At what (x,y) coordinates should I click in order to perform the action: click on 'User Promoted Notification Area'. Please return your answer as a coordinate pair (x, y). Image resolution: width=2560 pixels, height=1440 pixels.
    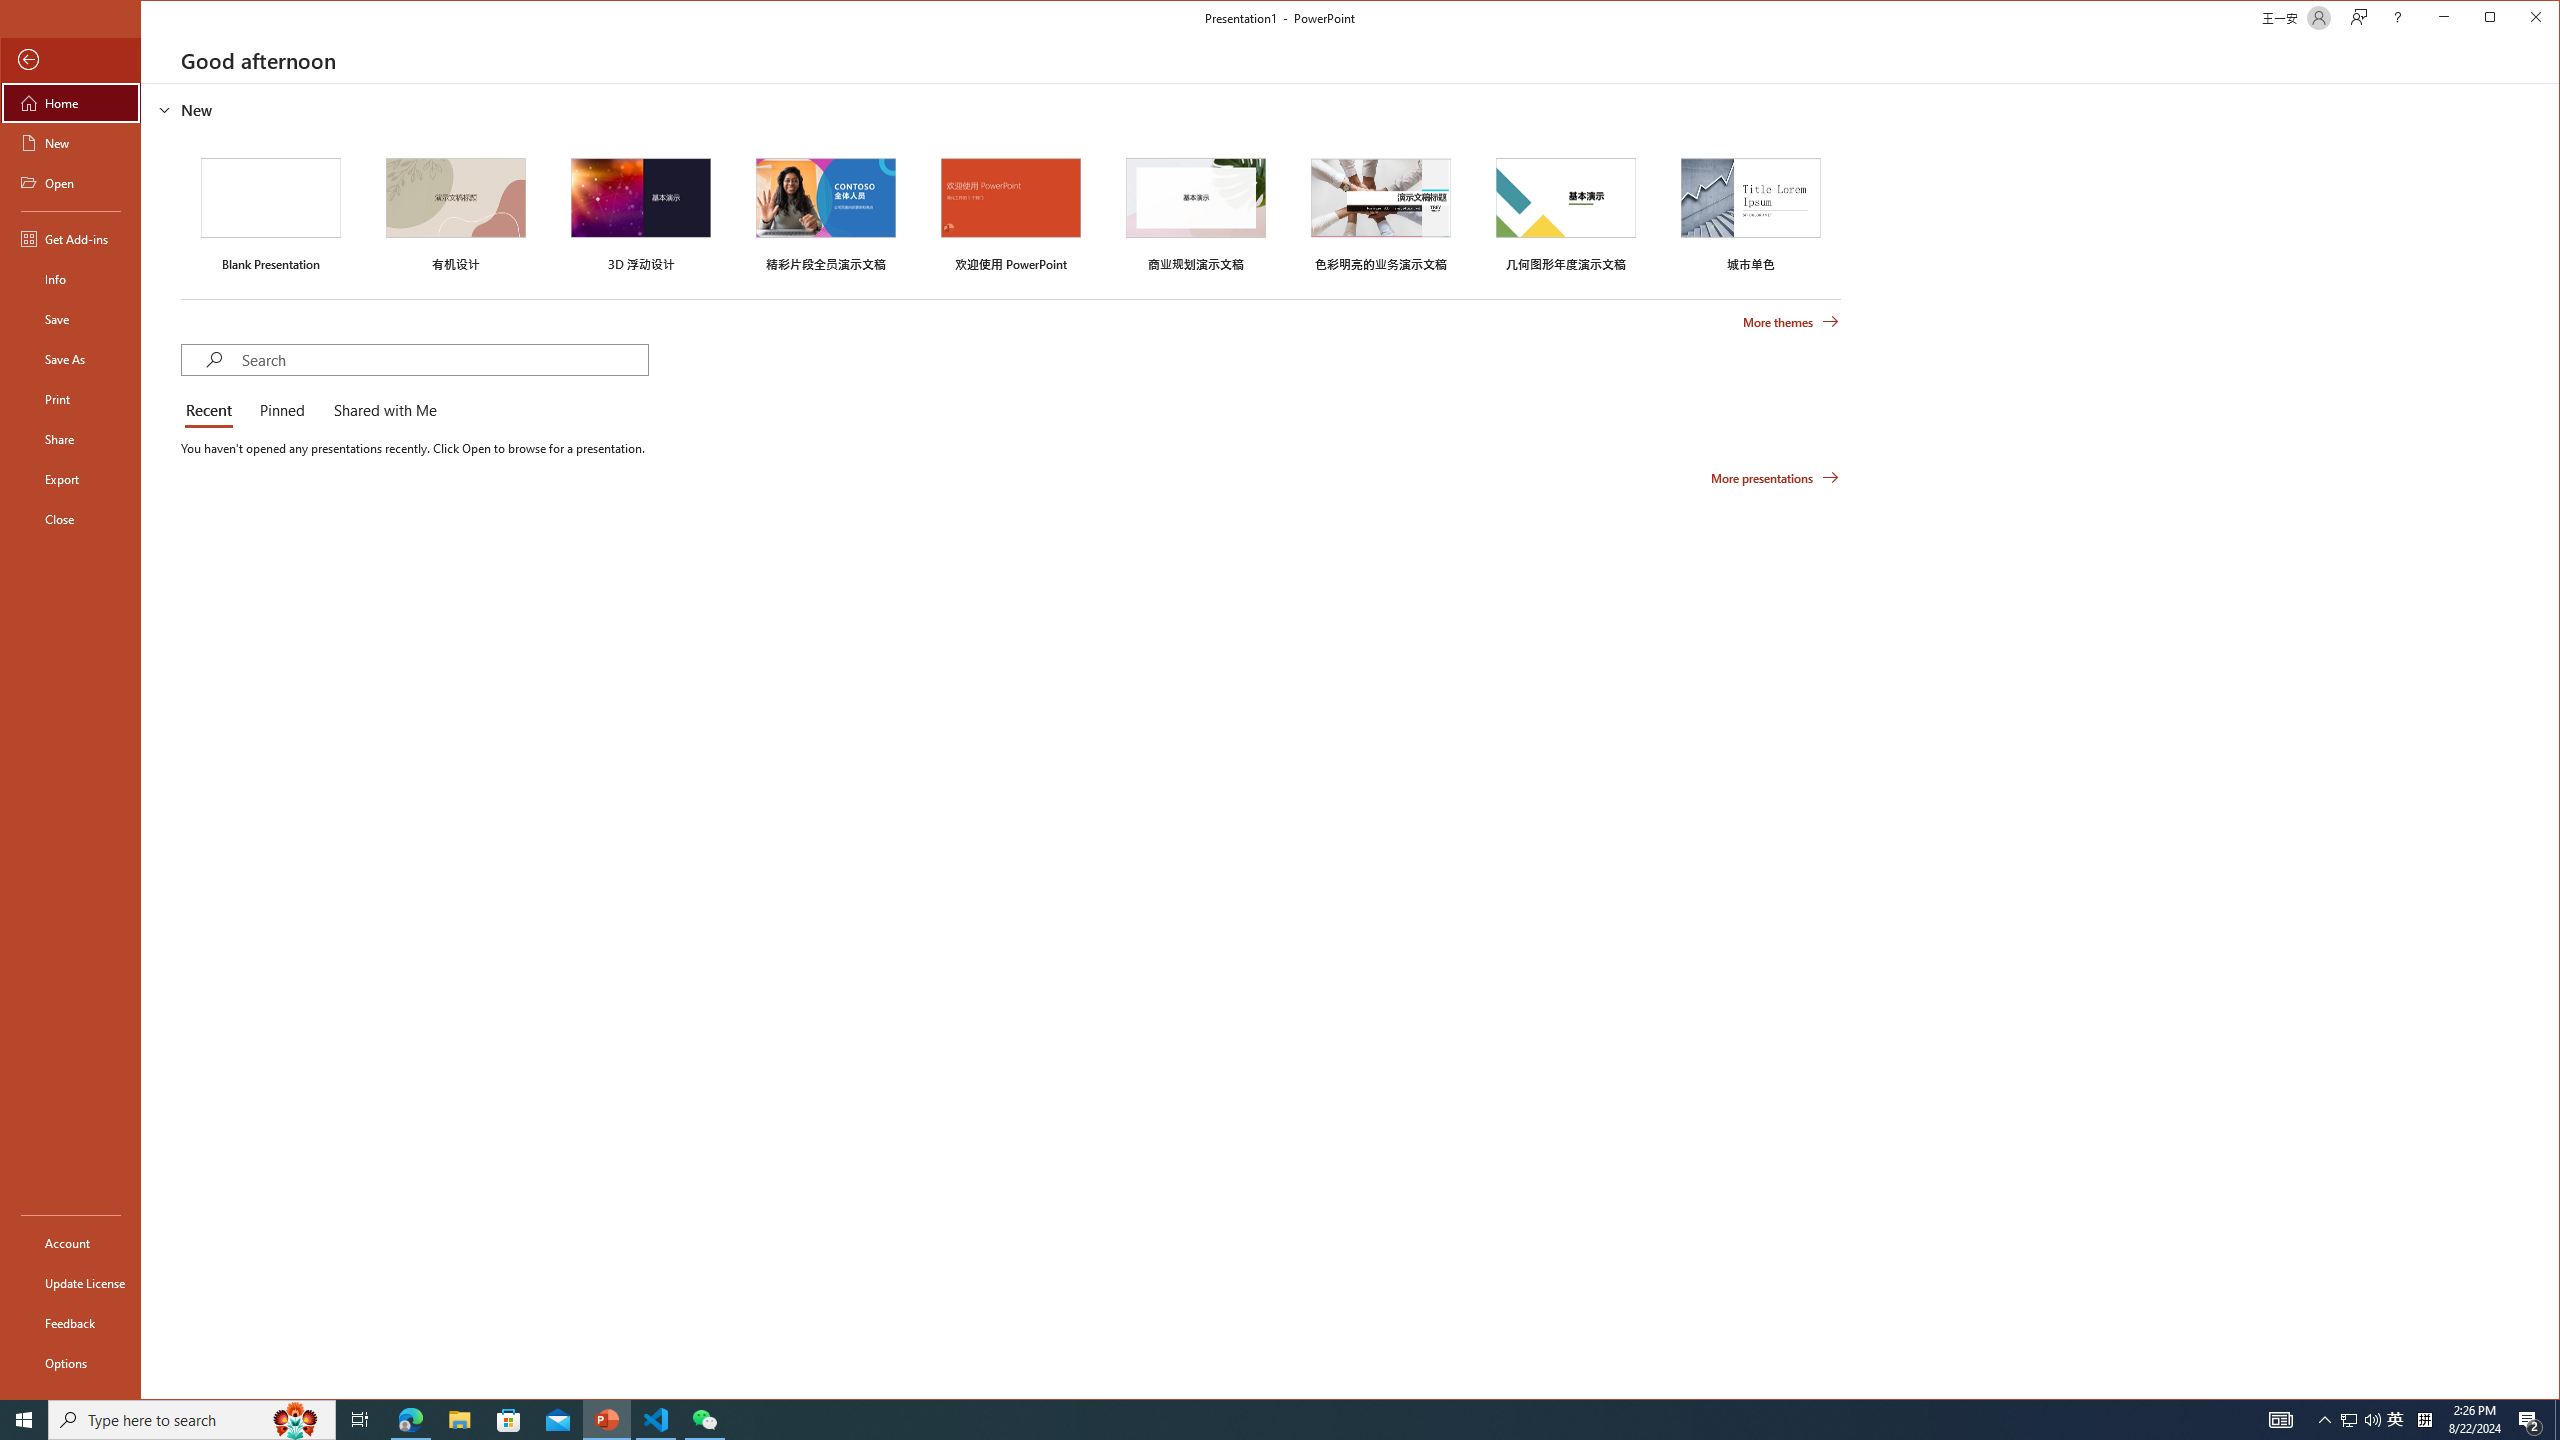
    Looking at the image, I should click on (2360, 1418).